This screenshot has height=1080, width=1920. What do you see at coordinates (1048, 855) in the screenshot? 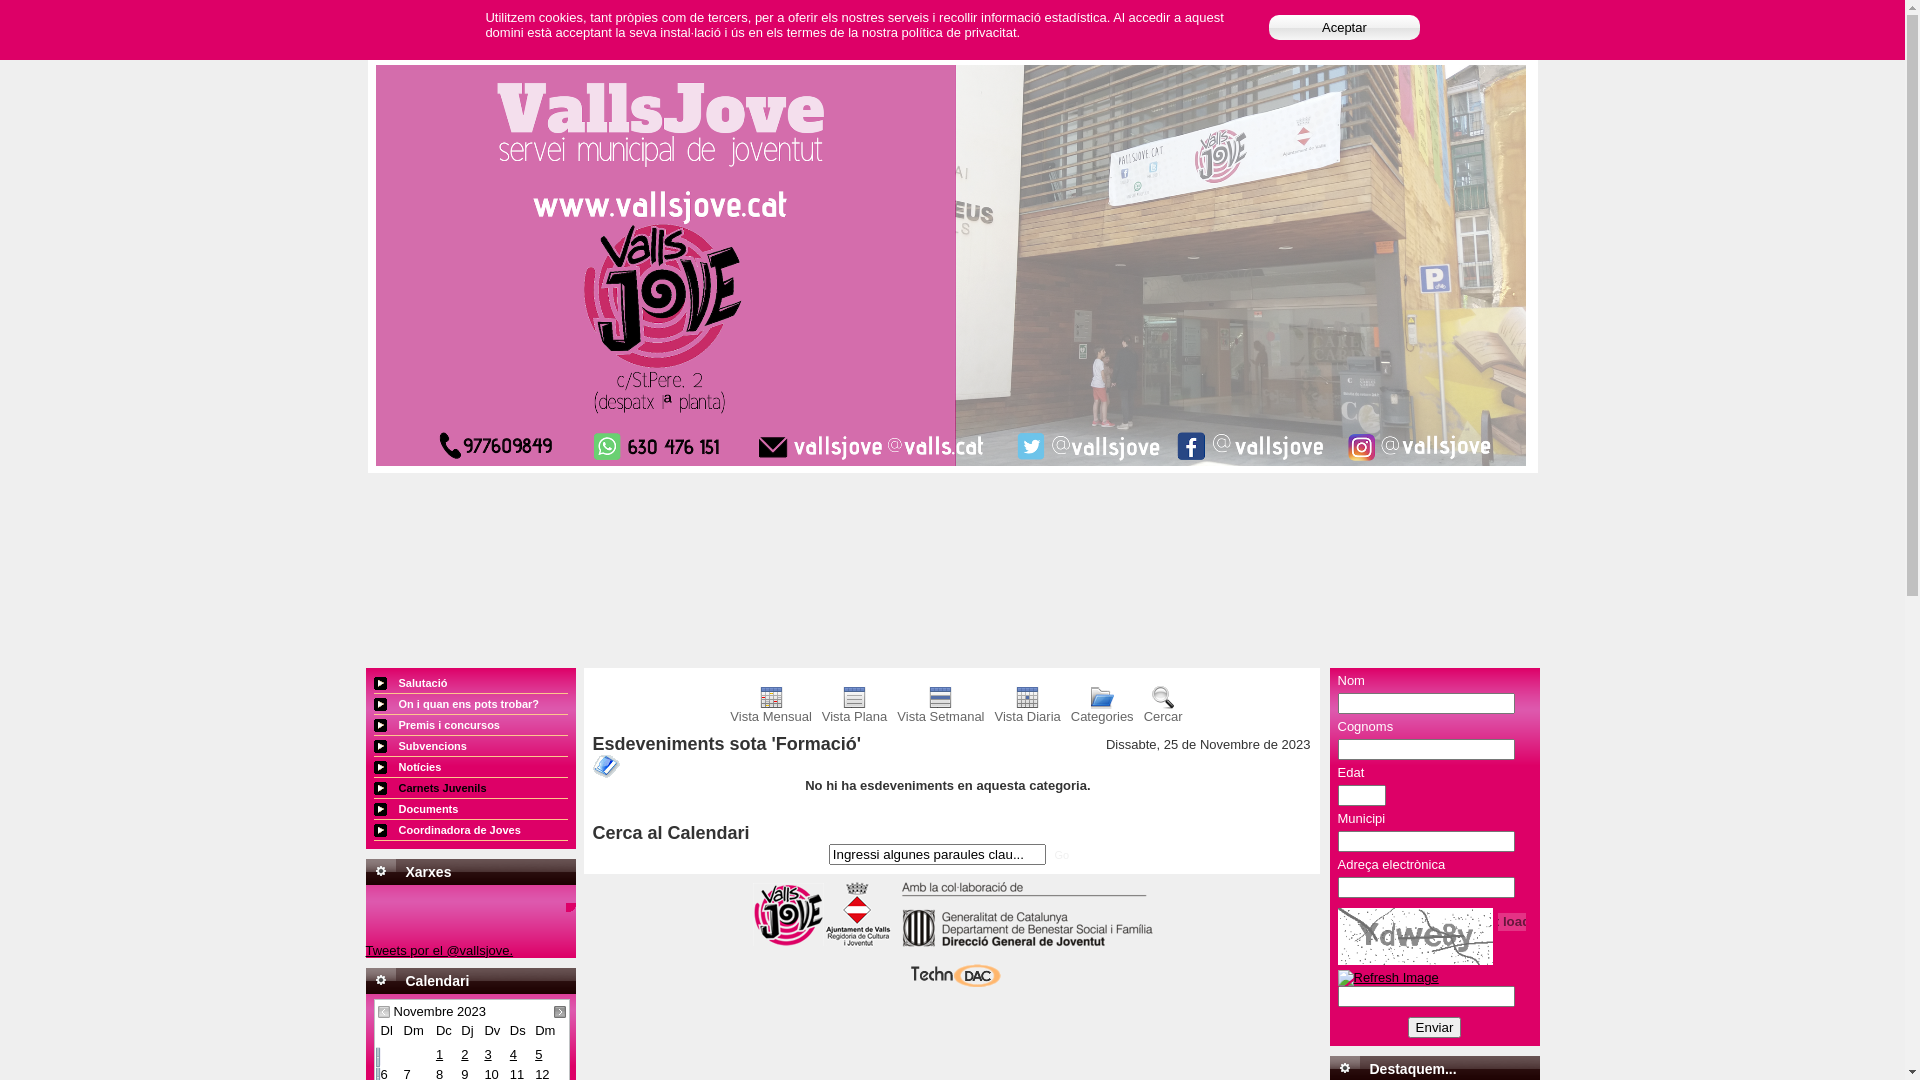
I see `'Go'` at bounding box center [1048, 855].